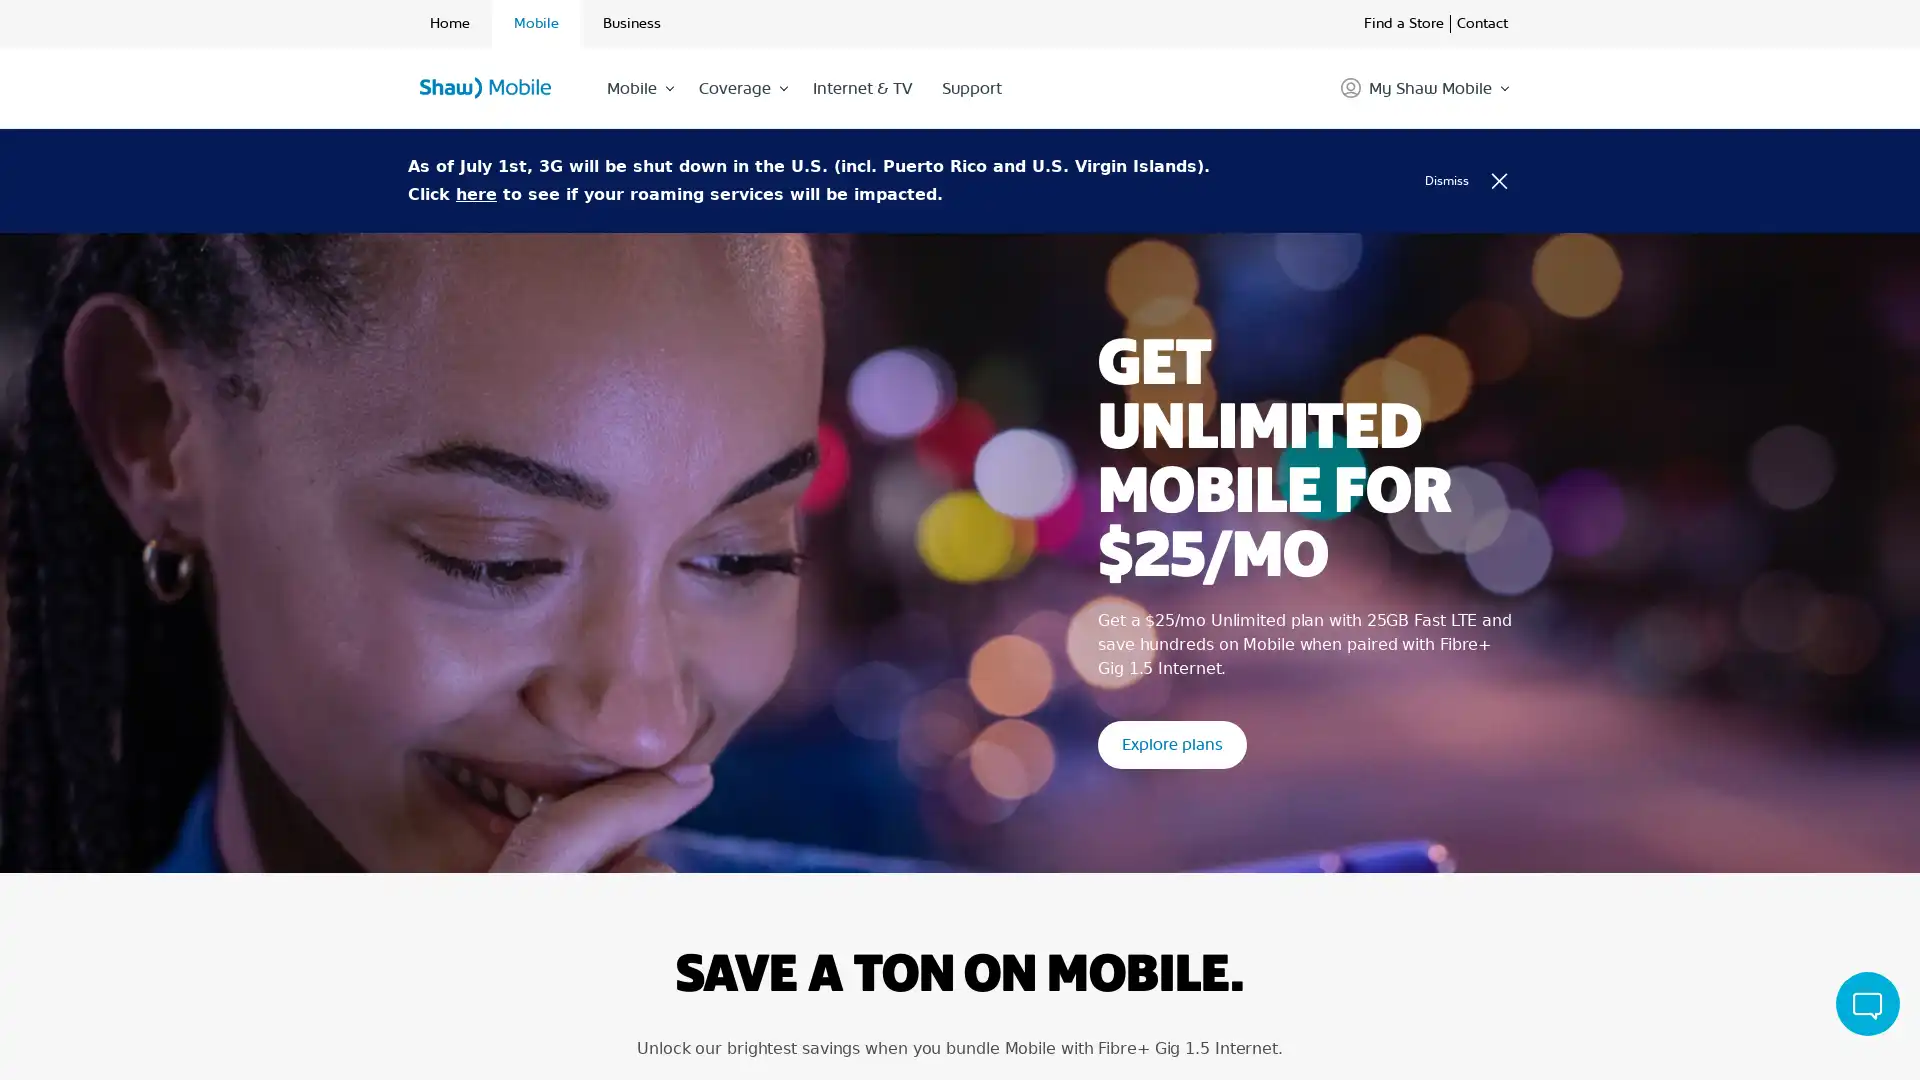  What do you see at coordinates (1473, 181) in the screenshot?
I see `Dismiss` at bounding box center [1473, 181].